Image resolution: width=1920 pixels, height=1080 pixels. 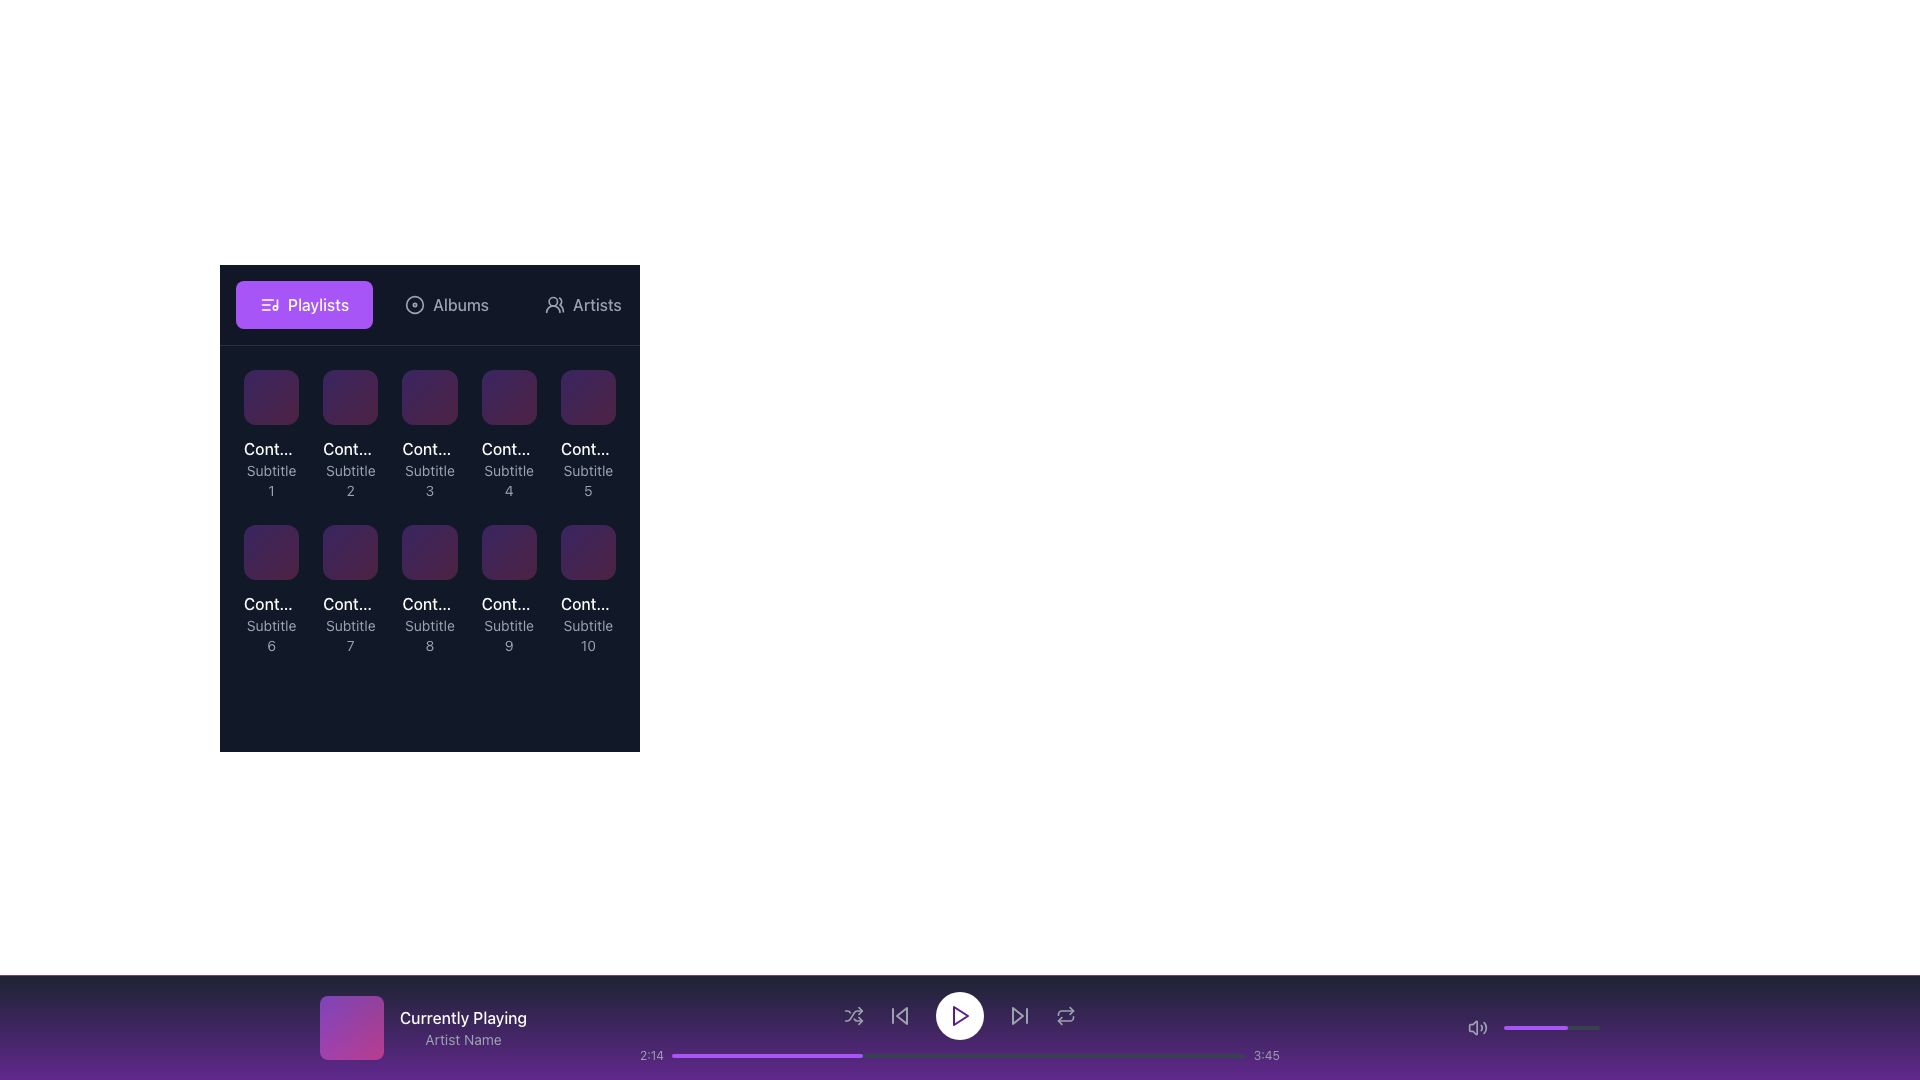 What do you see at coordinates (350, 552) in the screenshot?
I see `the seventh tile in the playlist grid located in the second row and third column` at bounding box center [350, 552].